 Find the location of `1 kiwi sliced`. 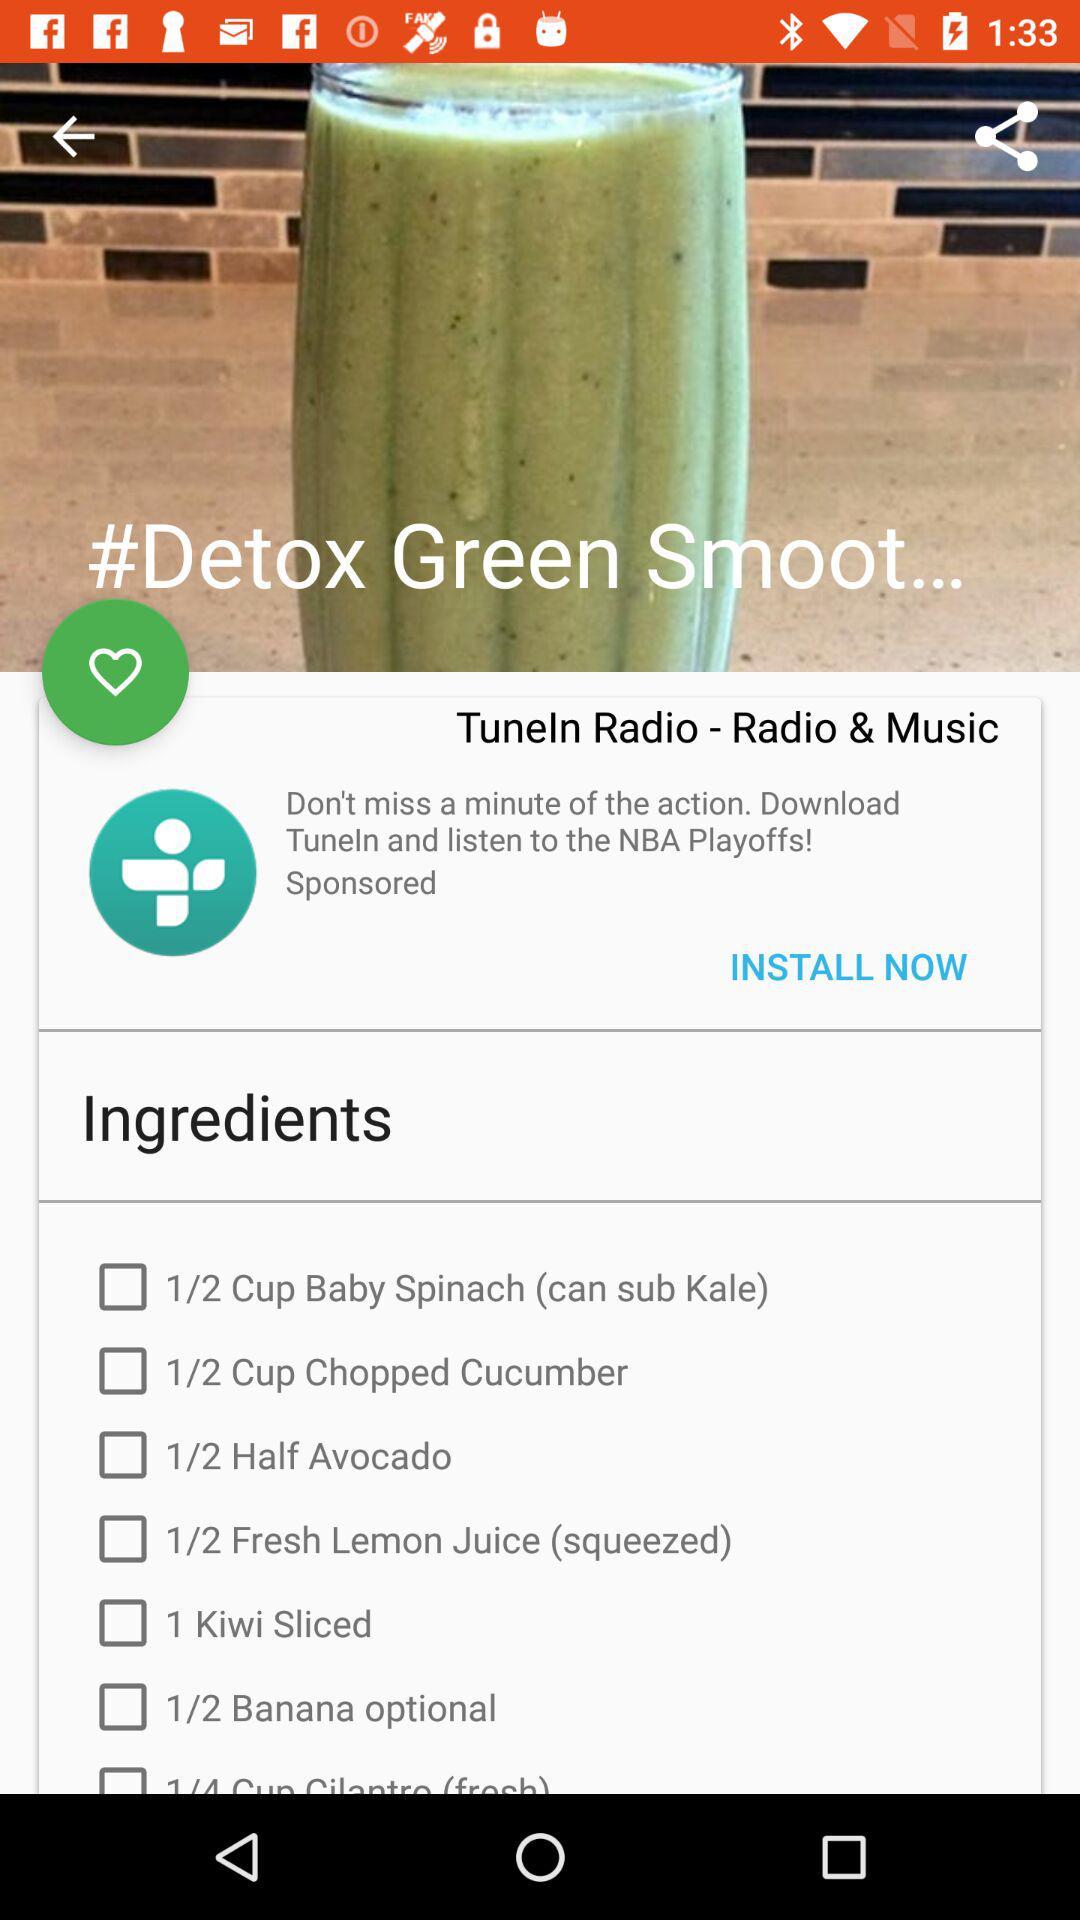

1 kiwi sliced is located at coordinates (540, 1622).